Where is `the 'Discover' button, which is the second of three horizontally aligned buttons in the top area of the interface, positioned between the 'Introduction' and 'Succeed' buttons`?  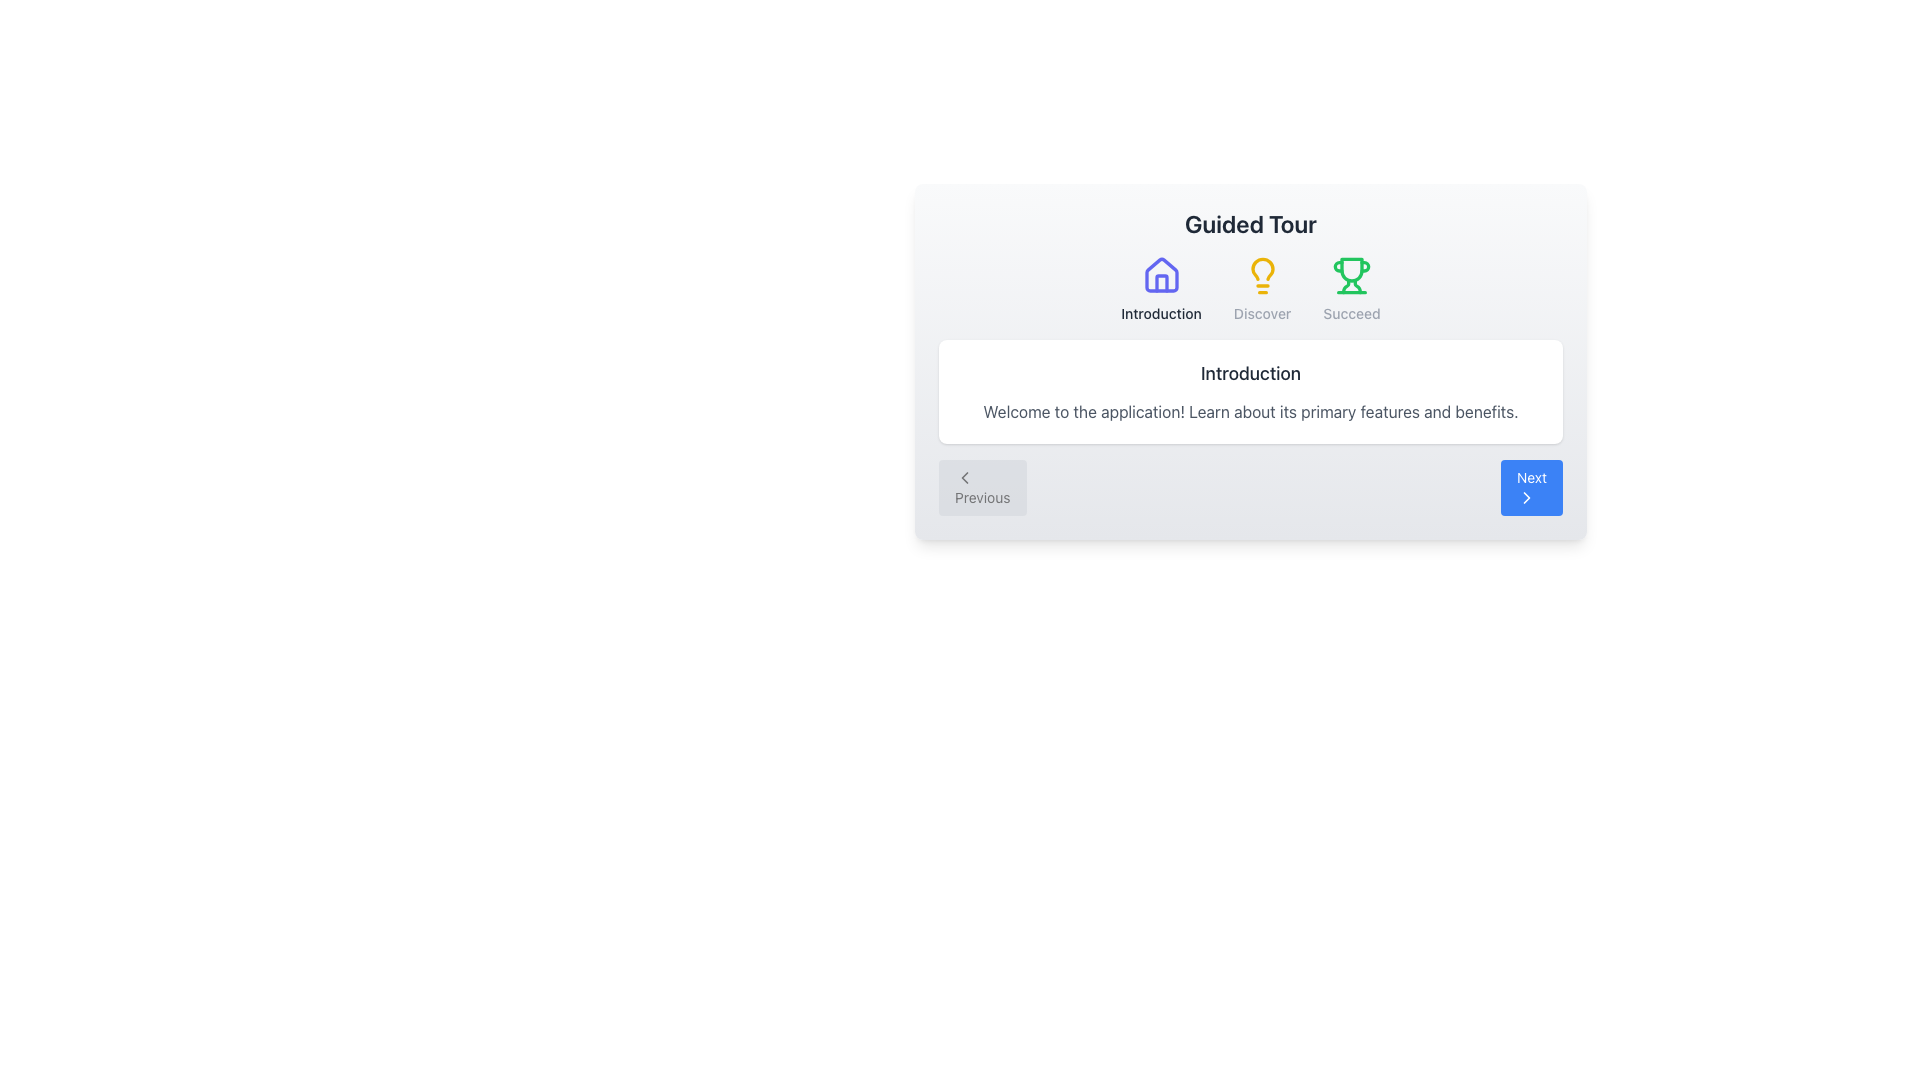 the 'Discover' button, which is the second of three horizontally aligned buttons in the top area of the interface, positioned between the 'Introduction' and 'Succeed' buttons is located at coordinates (1261, 289).